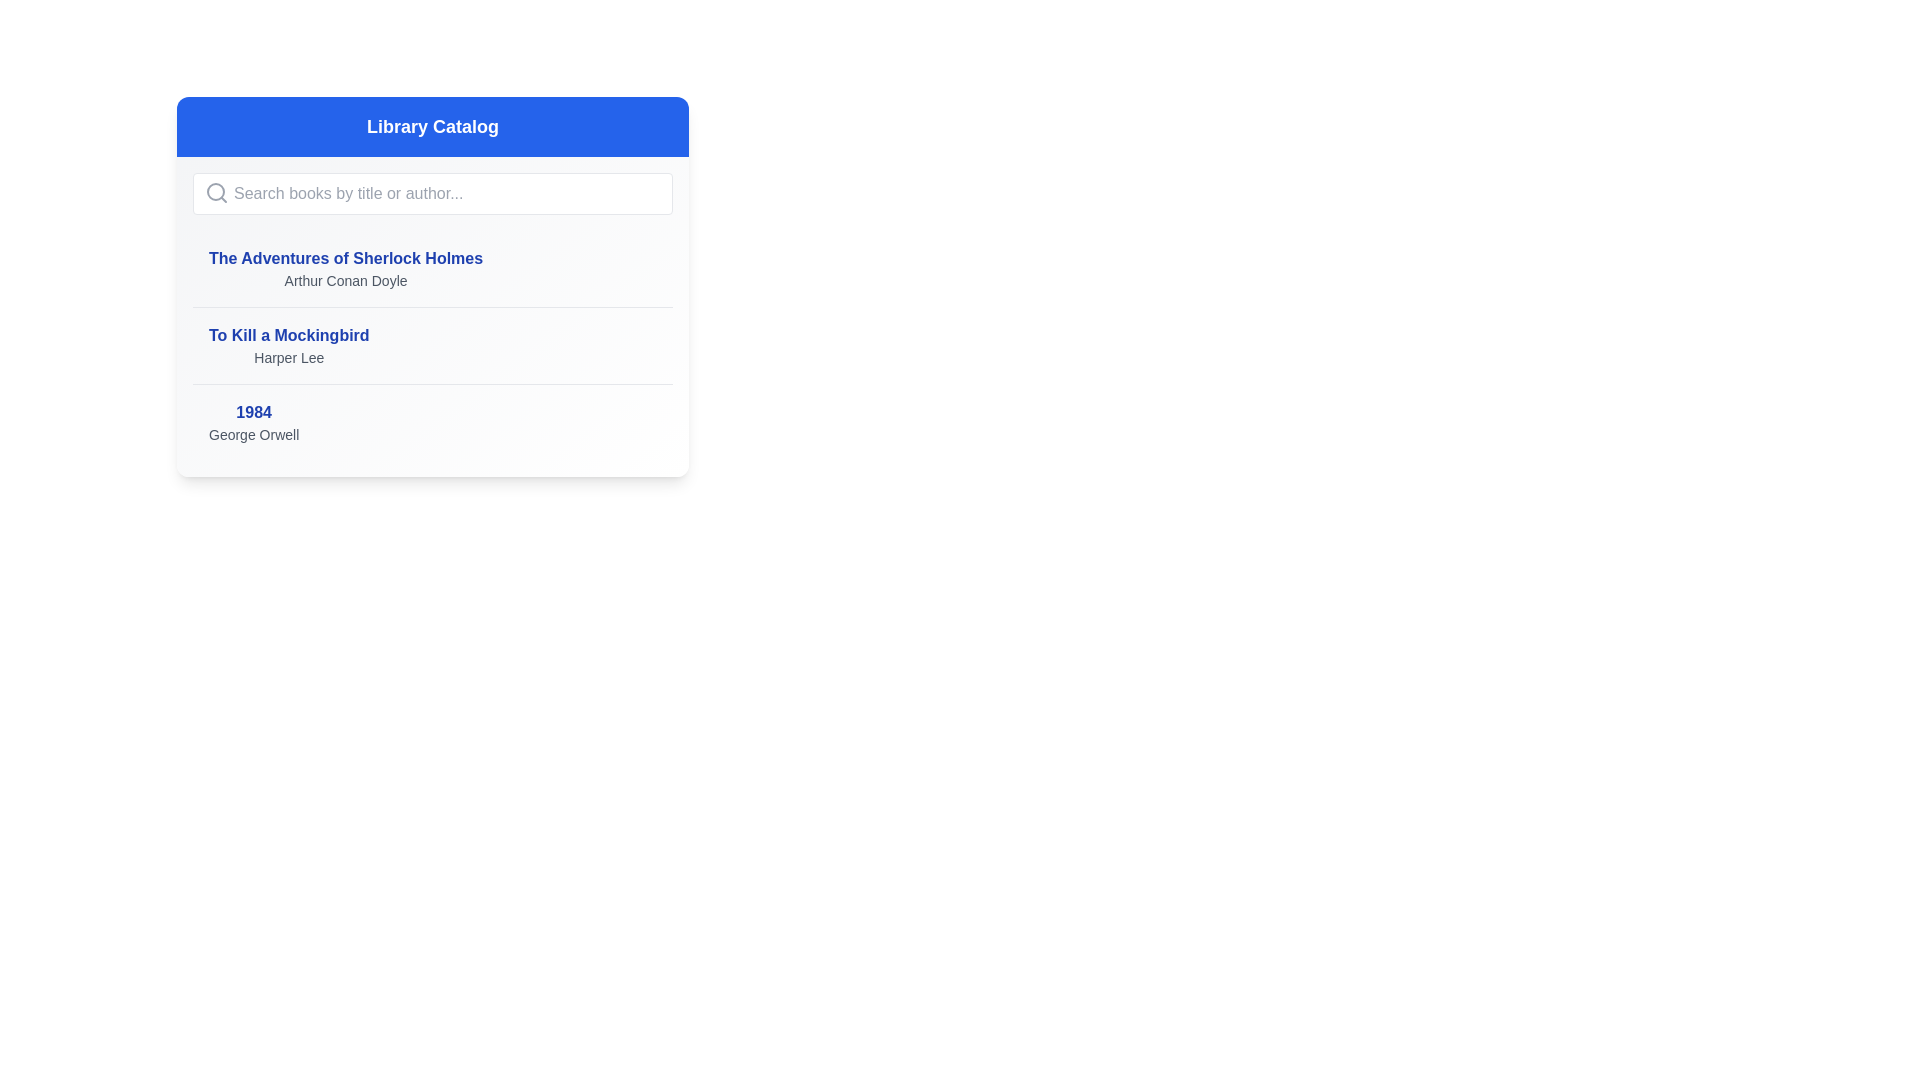 The width and height of the screenshot is (1920, 1080). Describe the element at coordinates (253, 411) in the screenshot. I see `title text element indicating the book name '1984', which is located above the text 'George Orwell' in the library catalog` at that location.